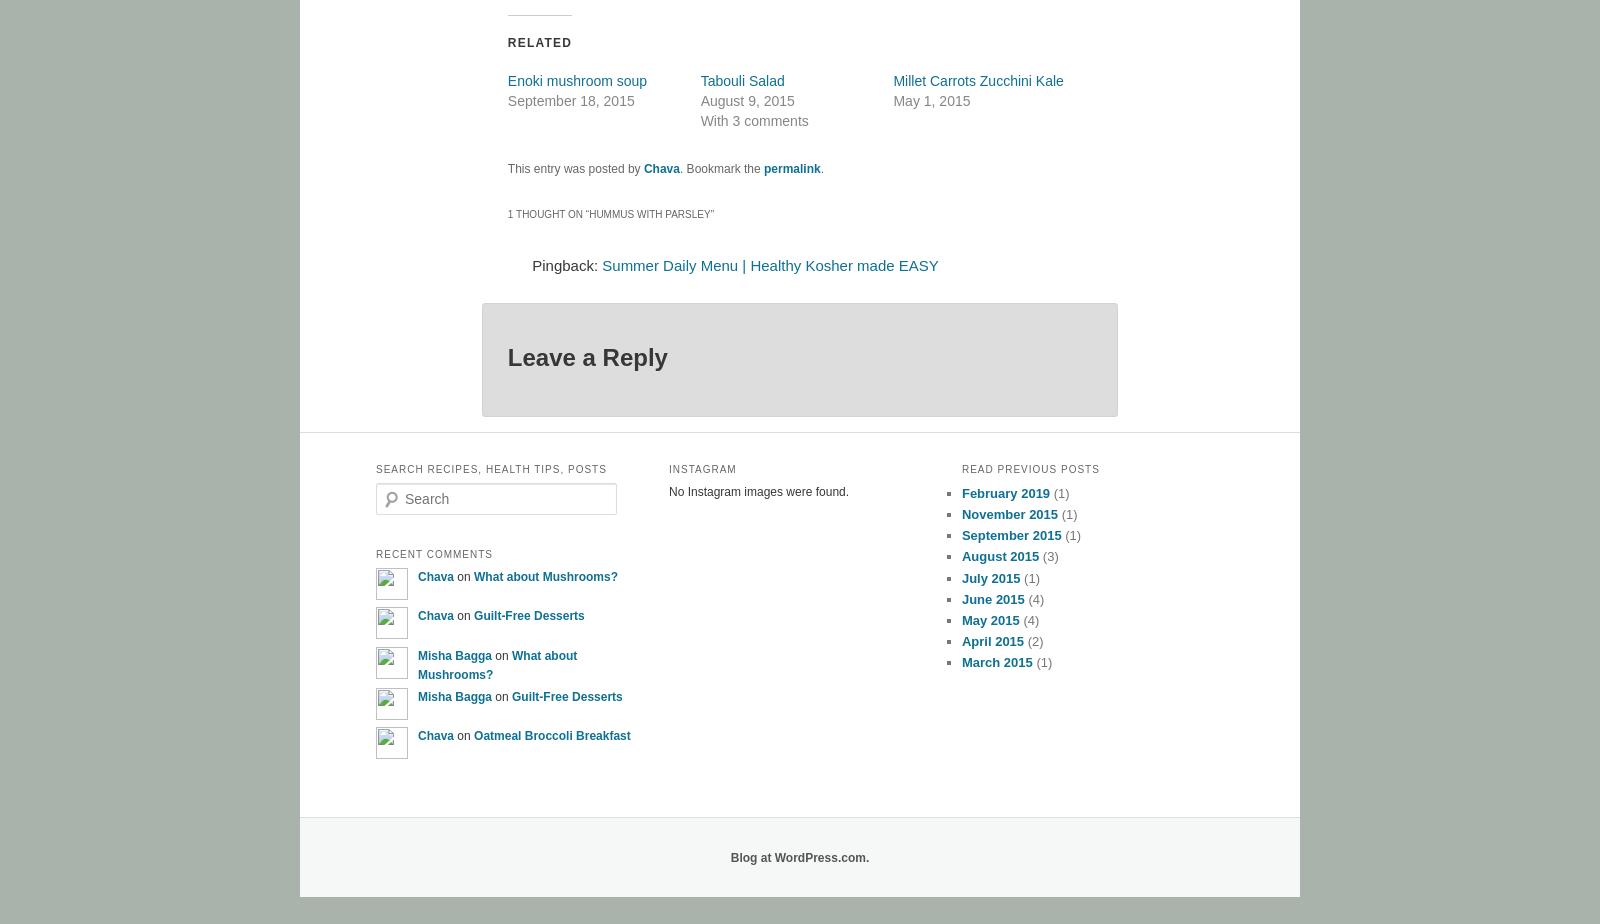 The width and height of the screenshot is (1600, 924). I want to click on 'August 2015', so click(959, 556).